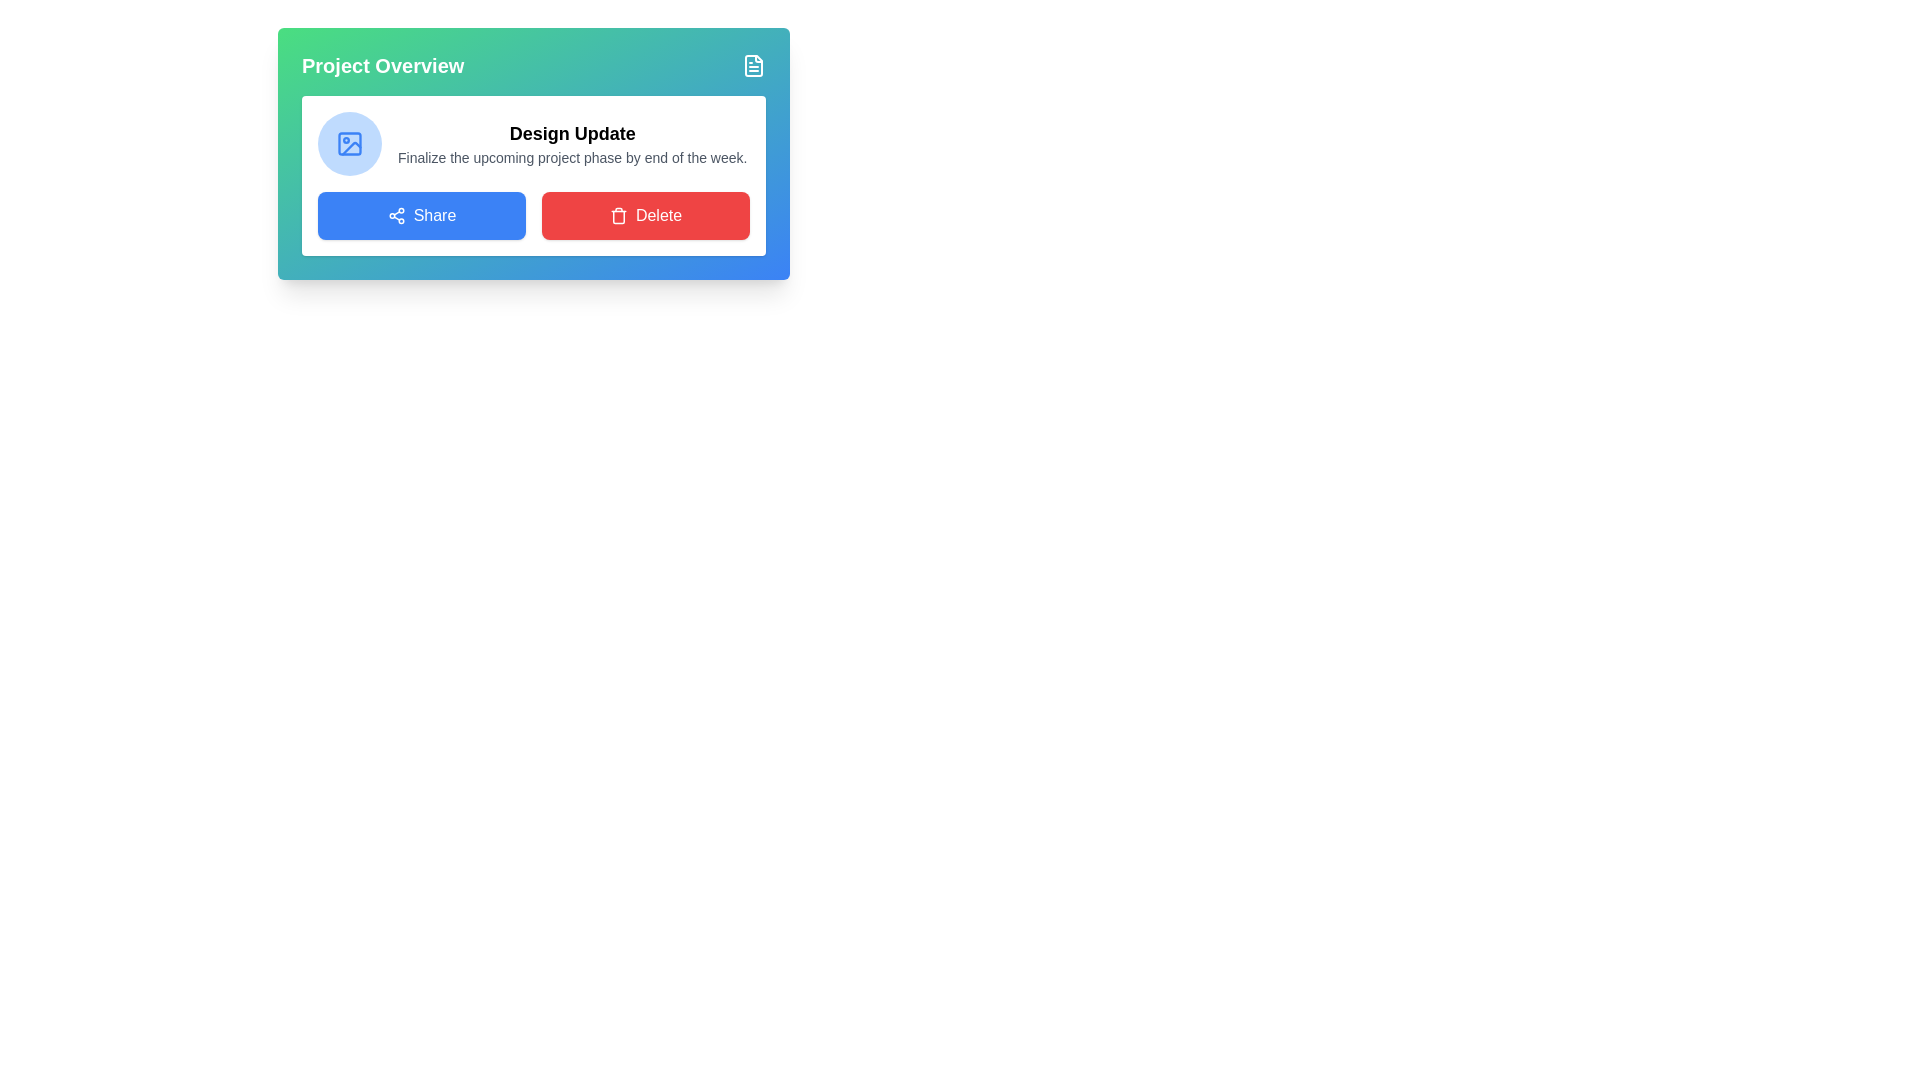  I want to click on the small rectangular document icon with horizontal lines and a folded corner, styled in white on a turquoise background, located at the top-right corner of the 'Project Overview' section, so click(752, 64).